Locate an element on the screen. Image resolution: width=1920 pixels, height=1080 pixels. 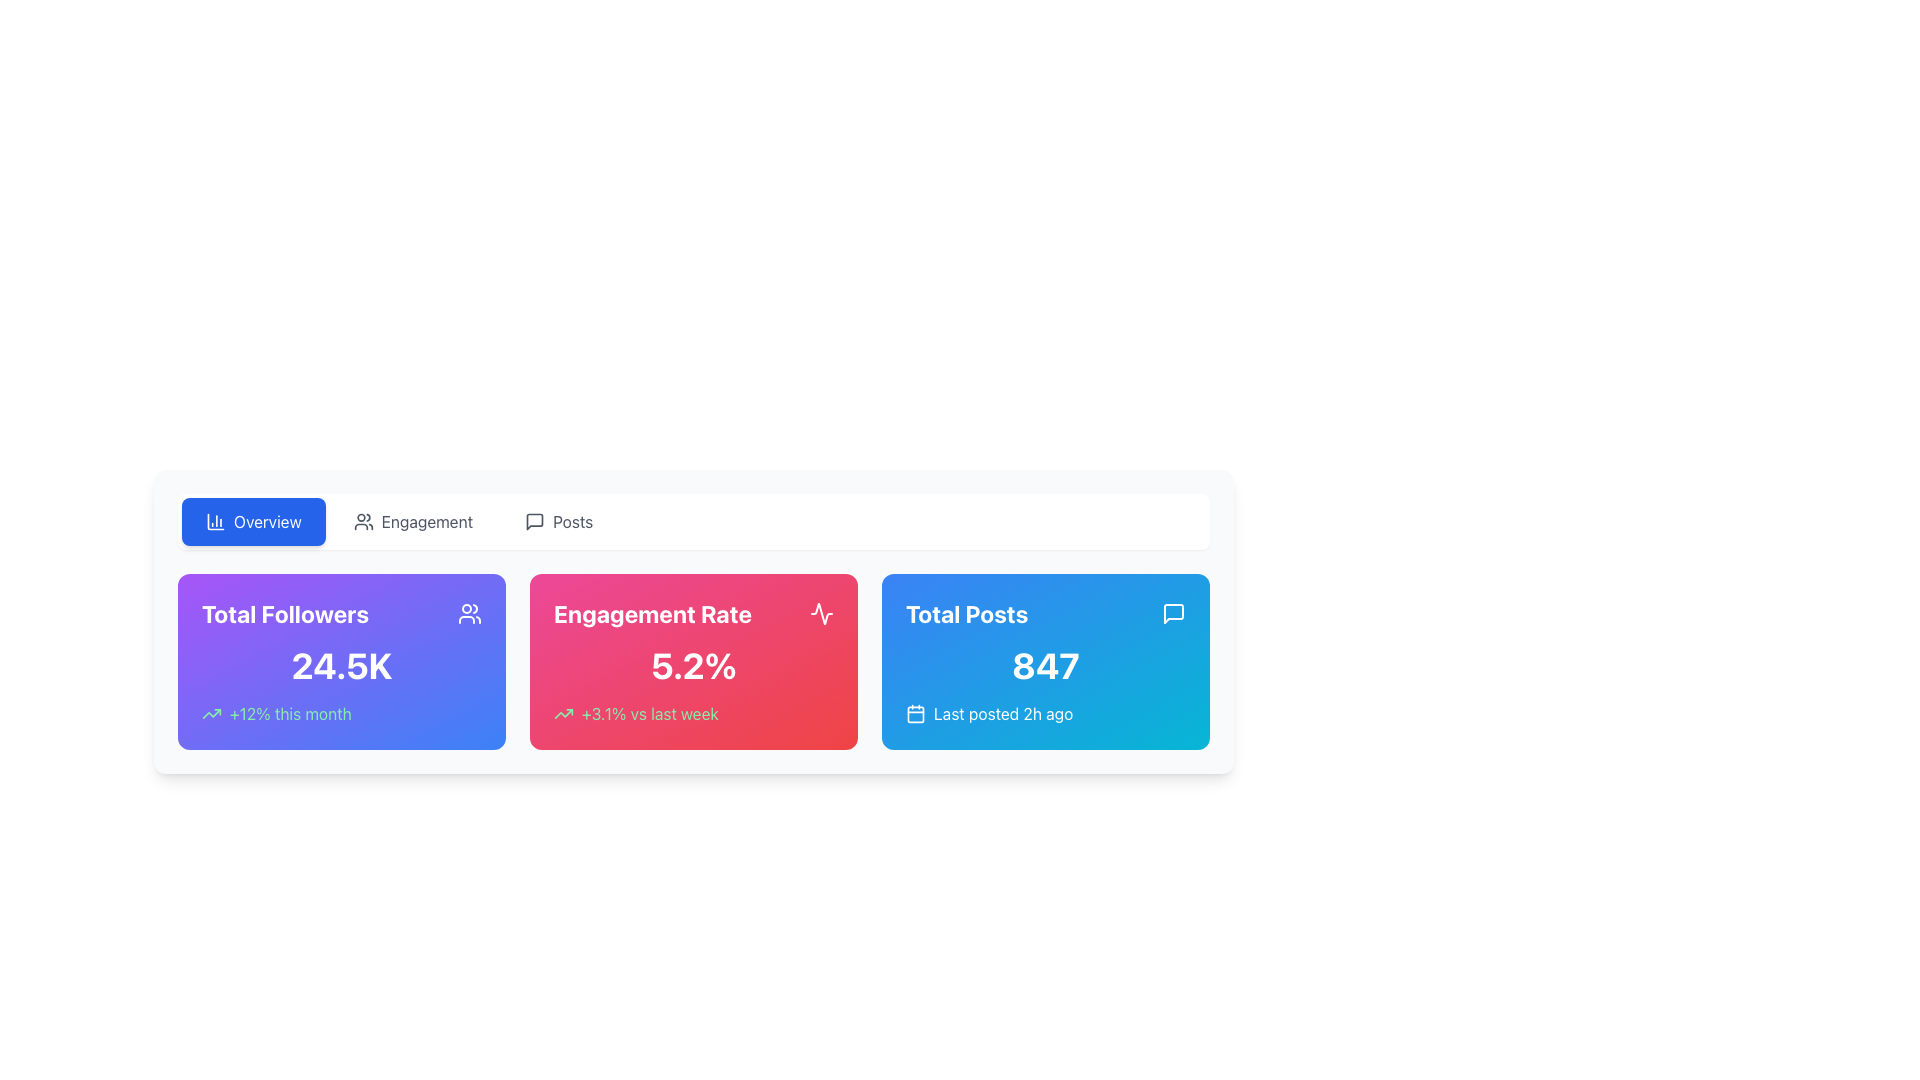
the static text element displaying '24.5K' total followers, which is the main data point within the card under the label 'Total Followers' is located at coordinates (341, 666).